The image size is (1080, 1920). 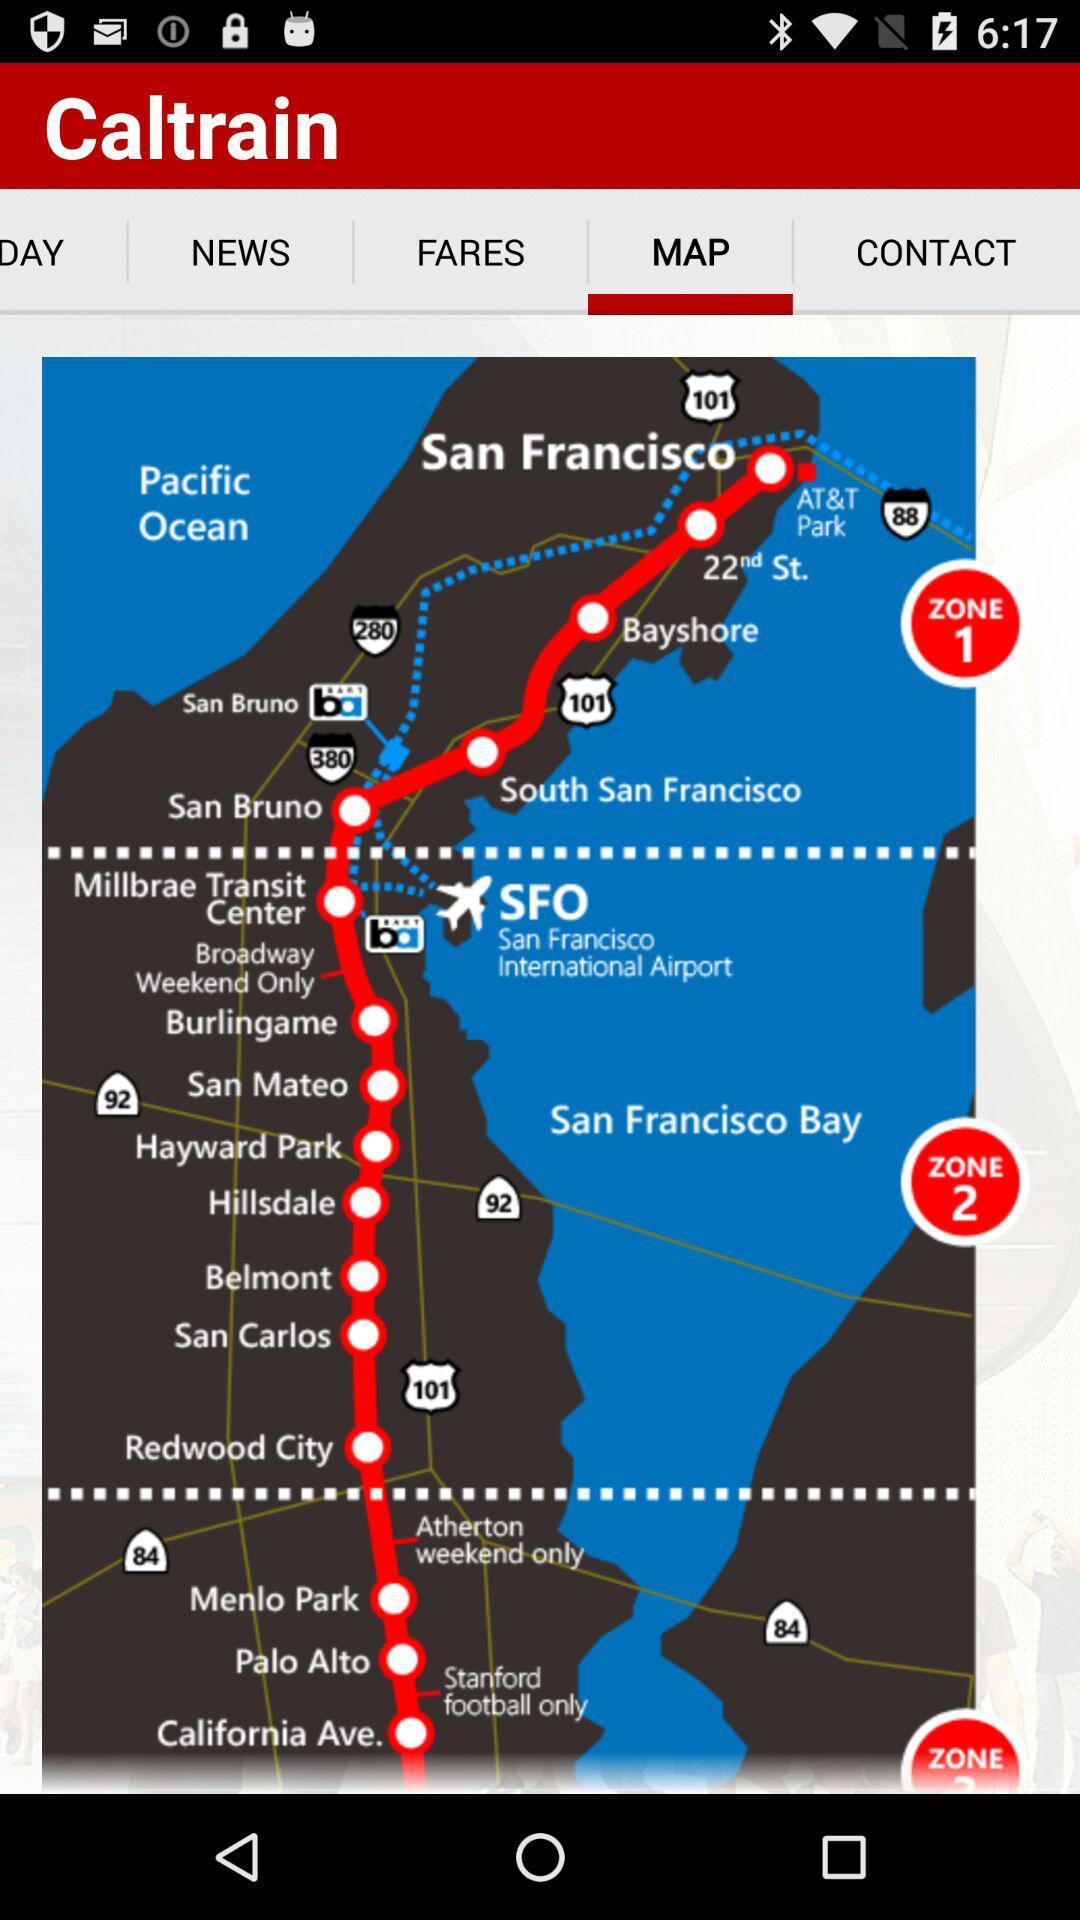 What do you see at coordinates (239, 251) in the screenshot?
I see `news app` at bounding box center [239, 251].